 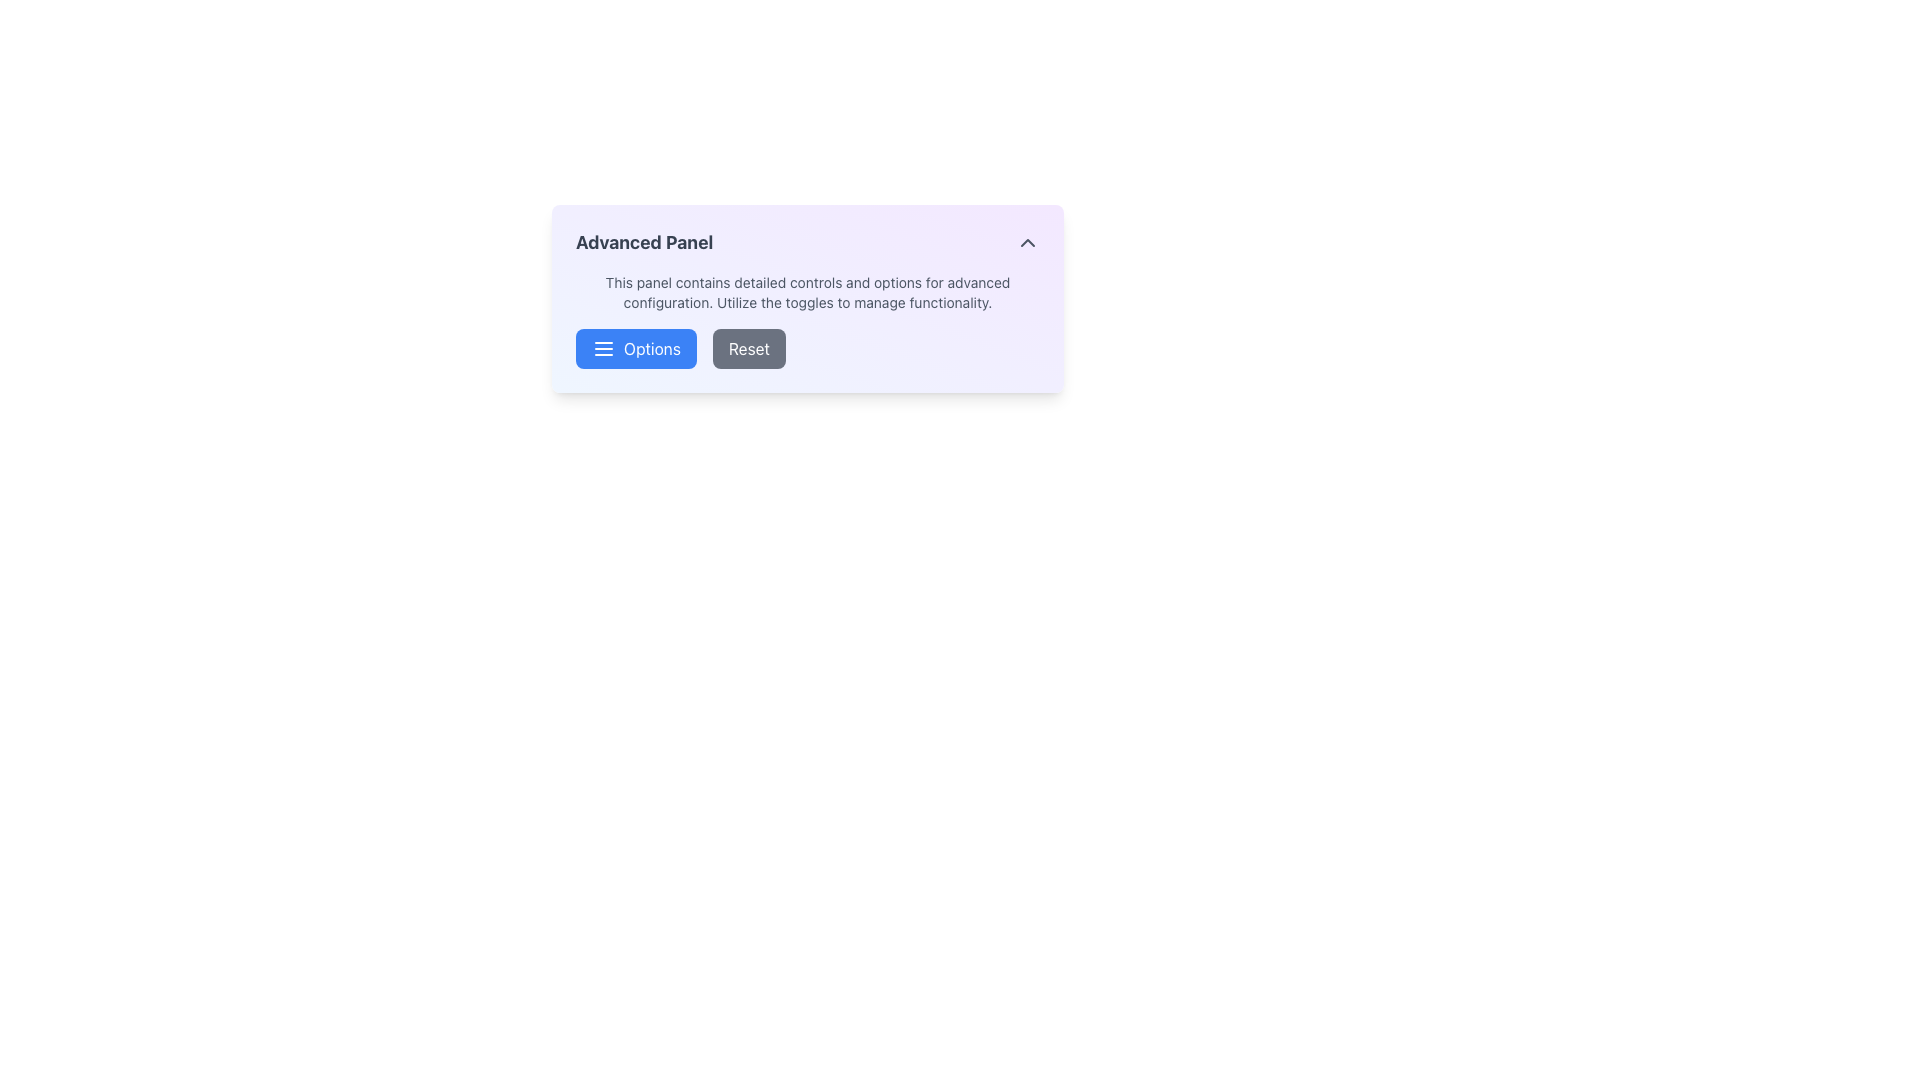 I want to click on the chevron icon button located on the far-right side of the 'Advanced Panel', so click(x=1027, y=242).